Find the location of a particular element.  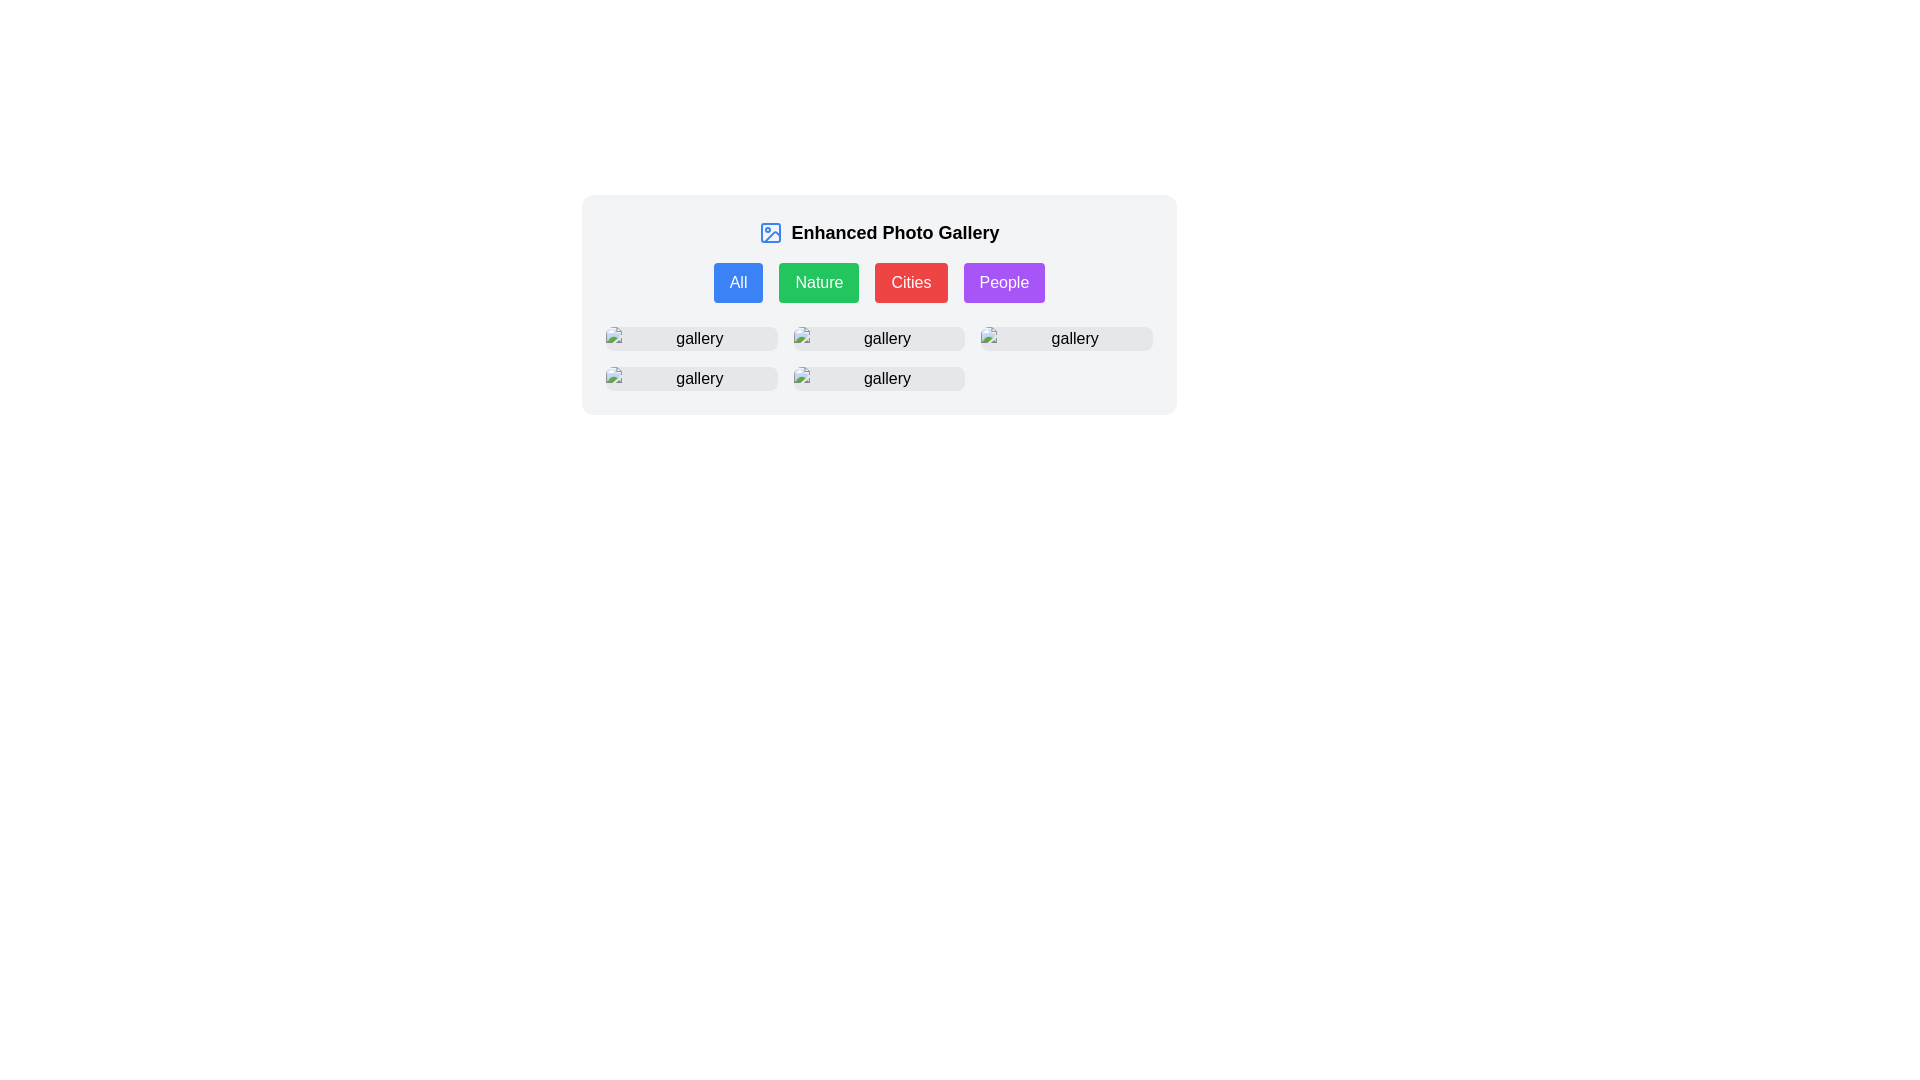

the rectangular button labeled 'All' with a blue background and white text, located under the title 'Enhanced Photo Gallery' is located at coordinates (737, 282).